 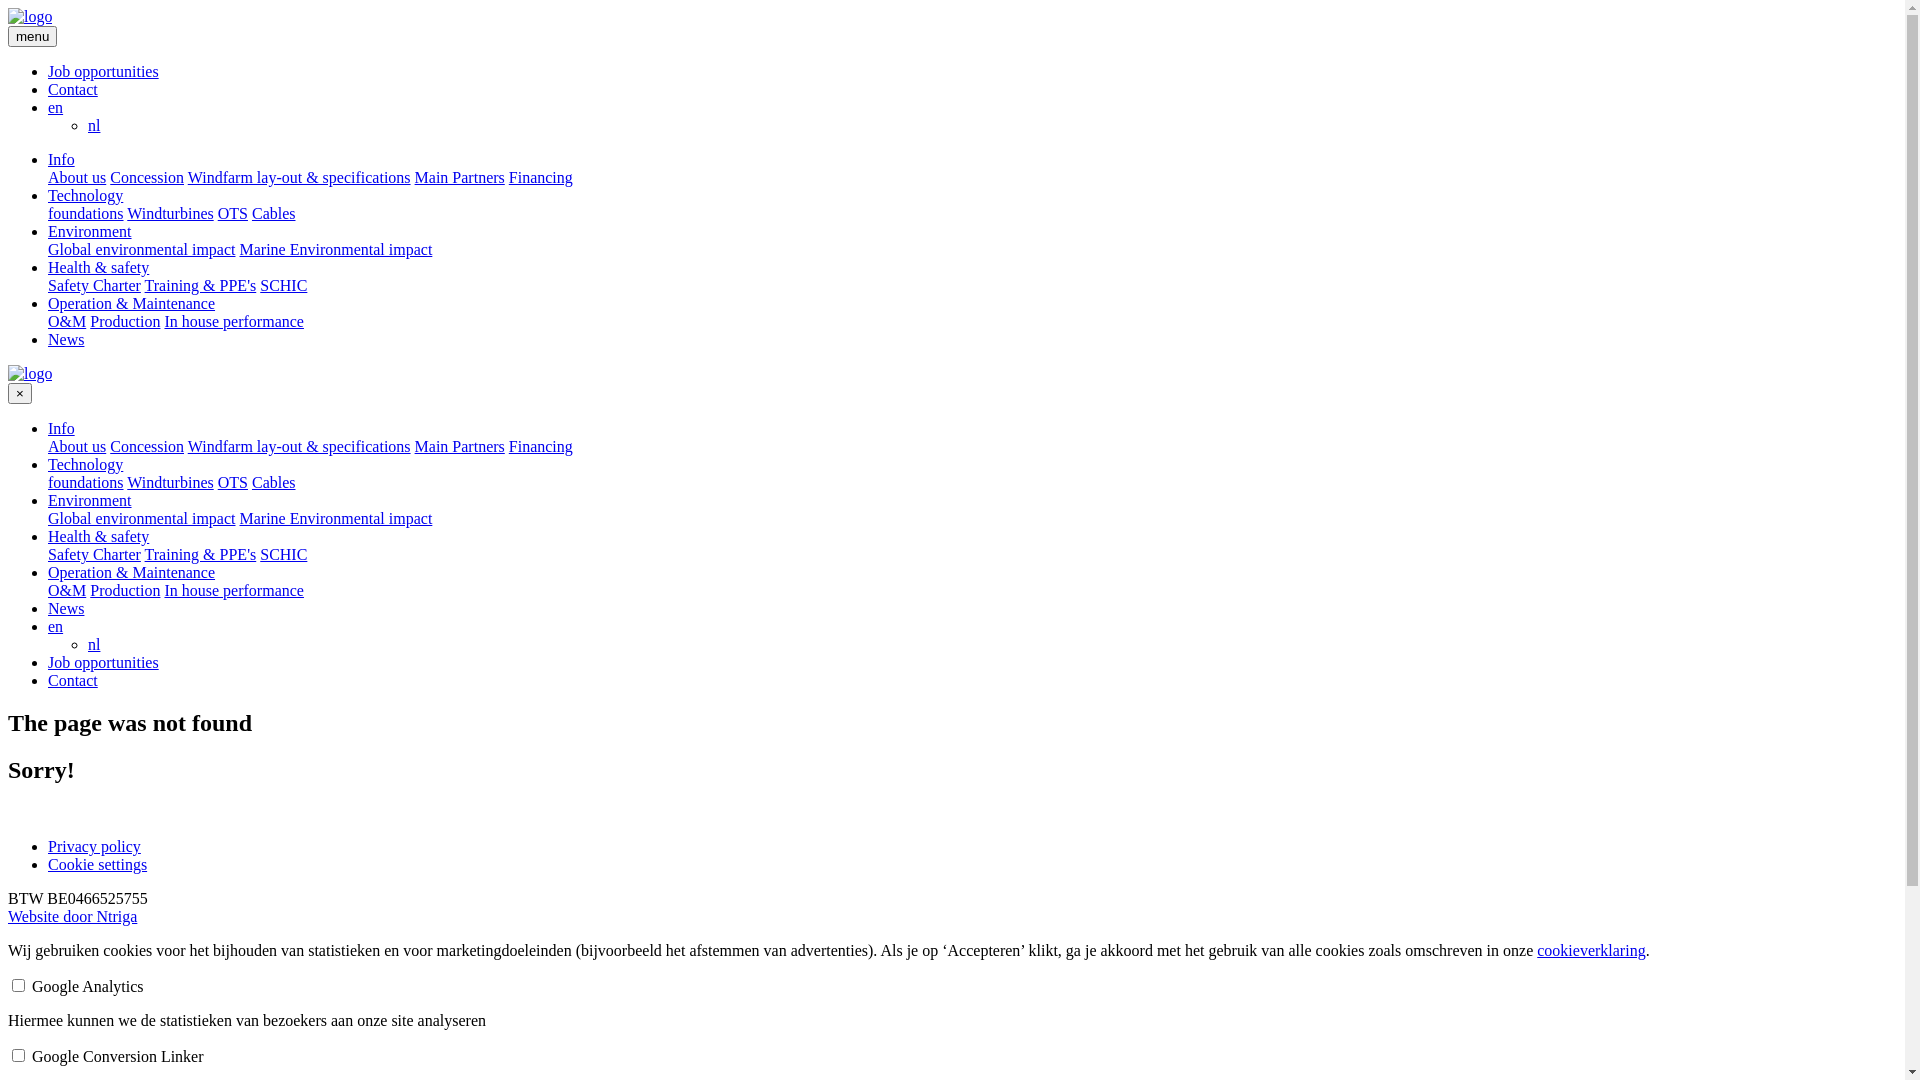 What do you see at coordinates (201, 285) in the screenshot?
I see `'Training & PPE's'` at bounding box center [201, 285].